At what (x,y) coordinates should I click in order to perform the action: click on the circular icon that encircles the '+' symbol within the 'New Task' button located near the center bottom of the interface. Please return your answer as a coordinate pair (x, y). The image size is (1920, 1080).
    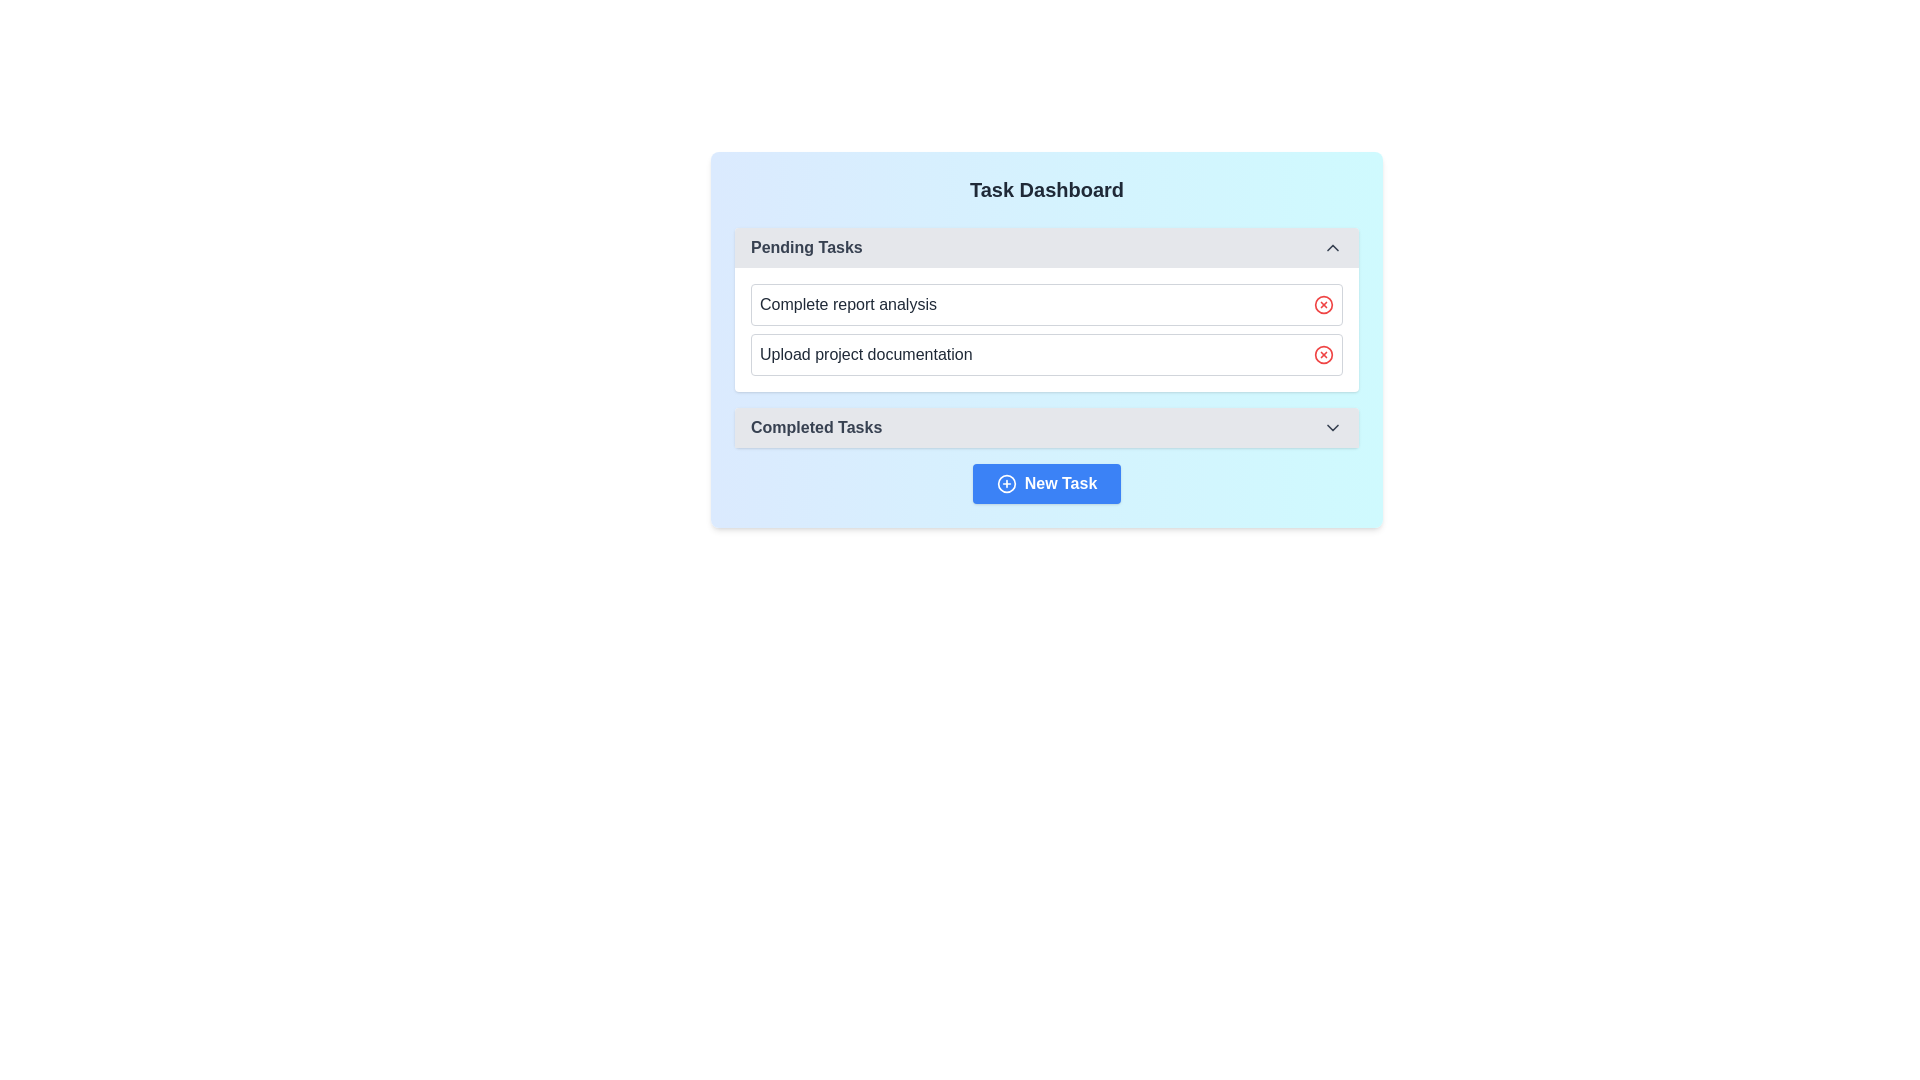
    Looking at the image, I should click on (1006, 483).